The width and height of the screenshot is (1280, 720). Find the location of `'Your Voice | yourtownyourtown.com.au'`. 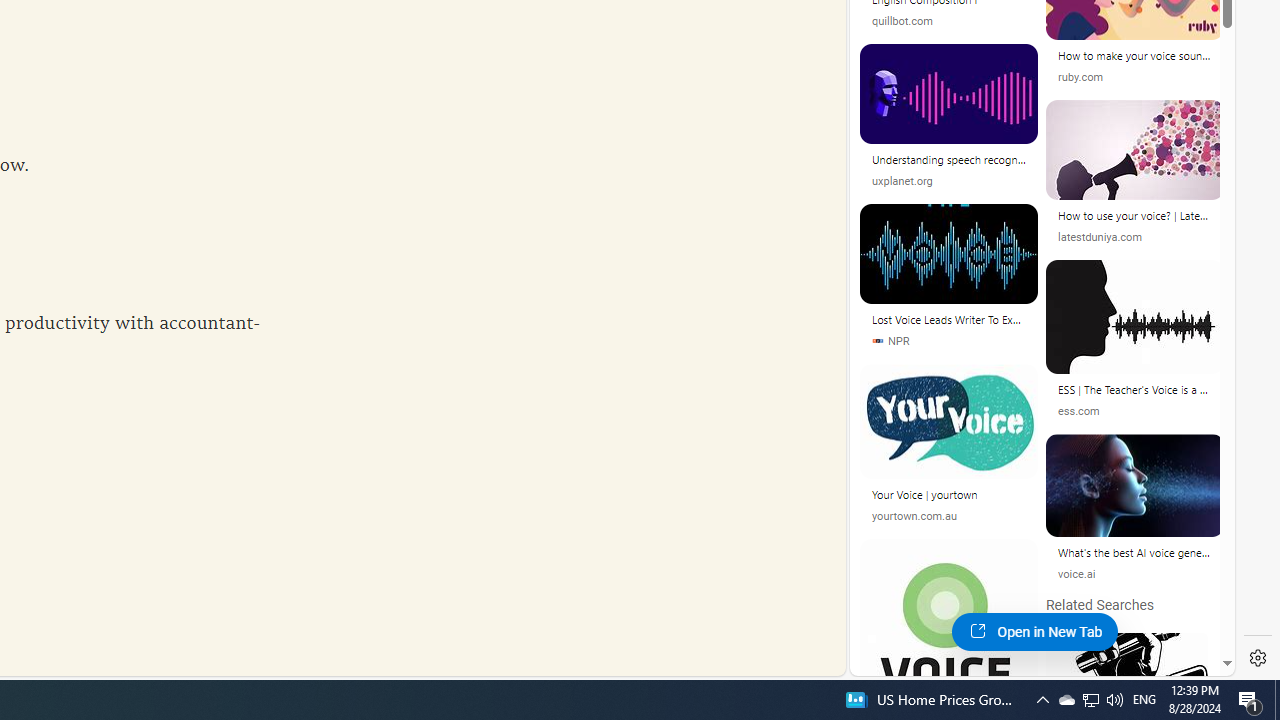

'Your Voice | yourtownyourtown.com.au' is located at coordinates (948, 451).